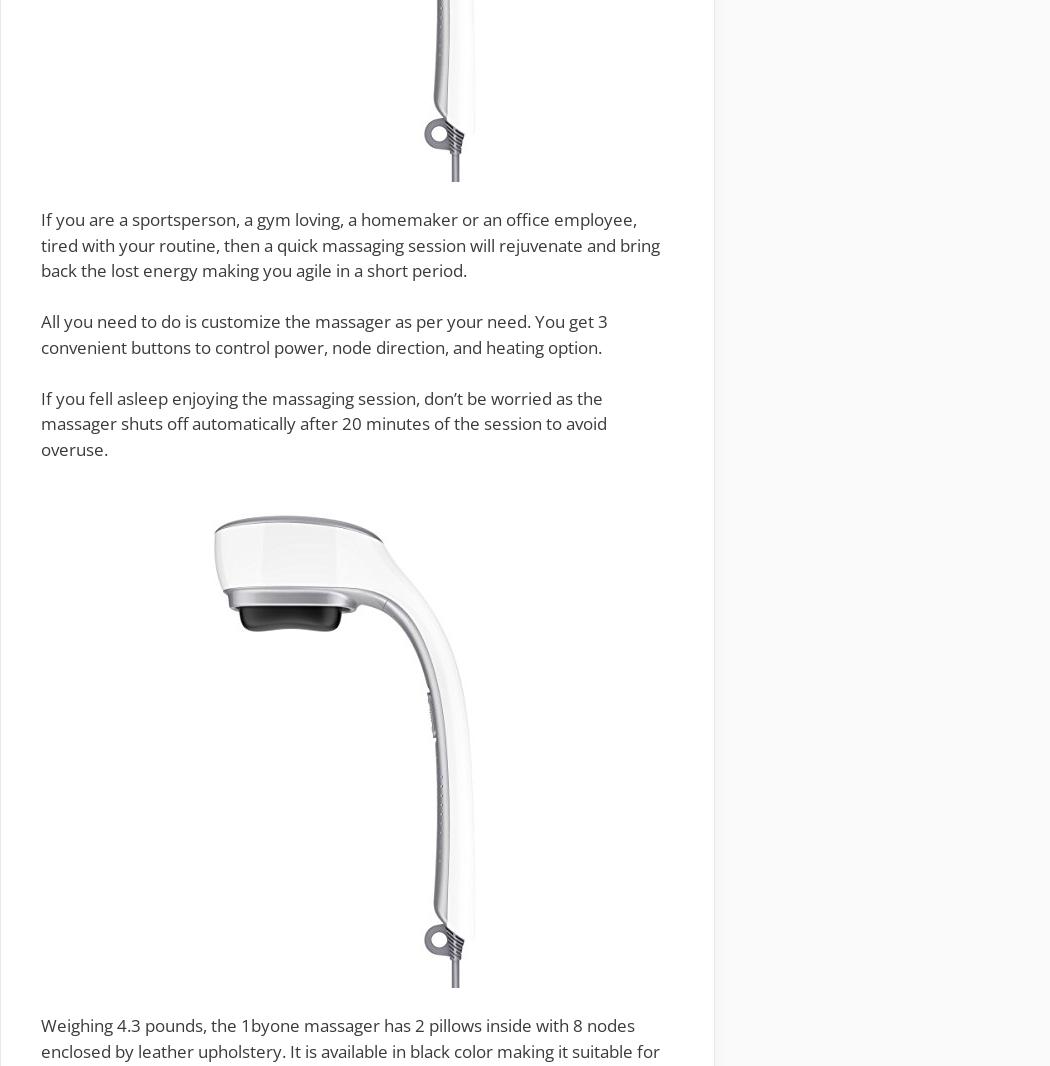  Describe the element at coordinates (193, 1025) in the screenshot. I see `'s'` at that location.